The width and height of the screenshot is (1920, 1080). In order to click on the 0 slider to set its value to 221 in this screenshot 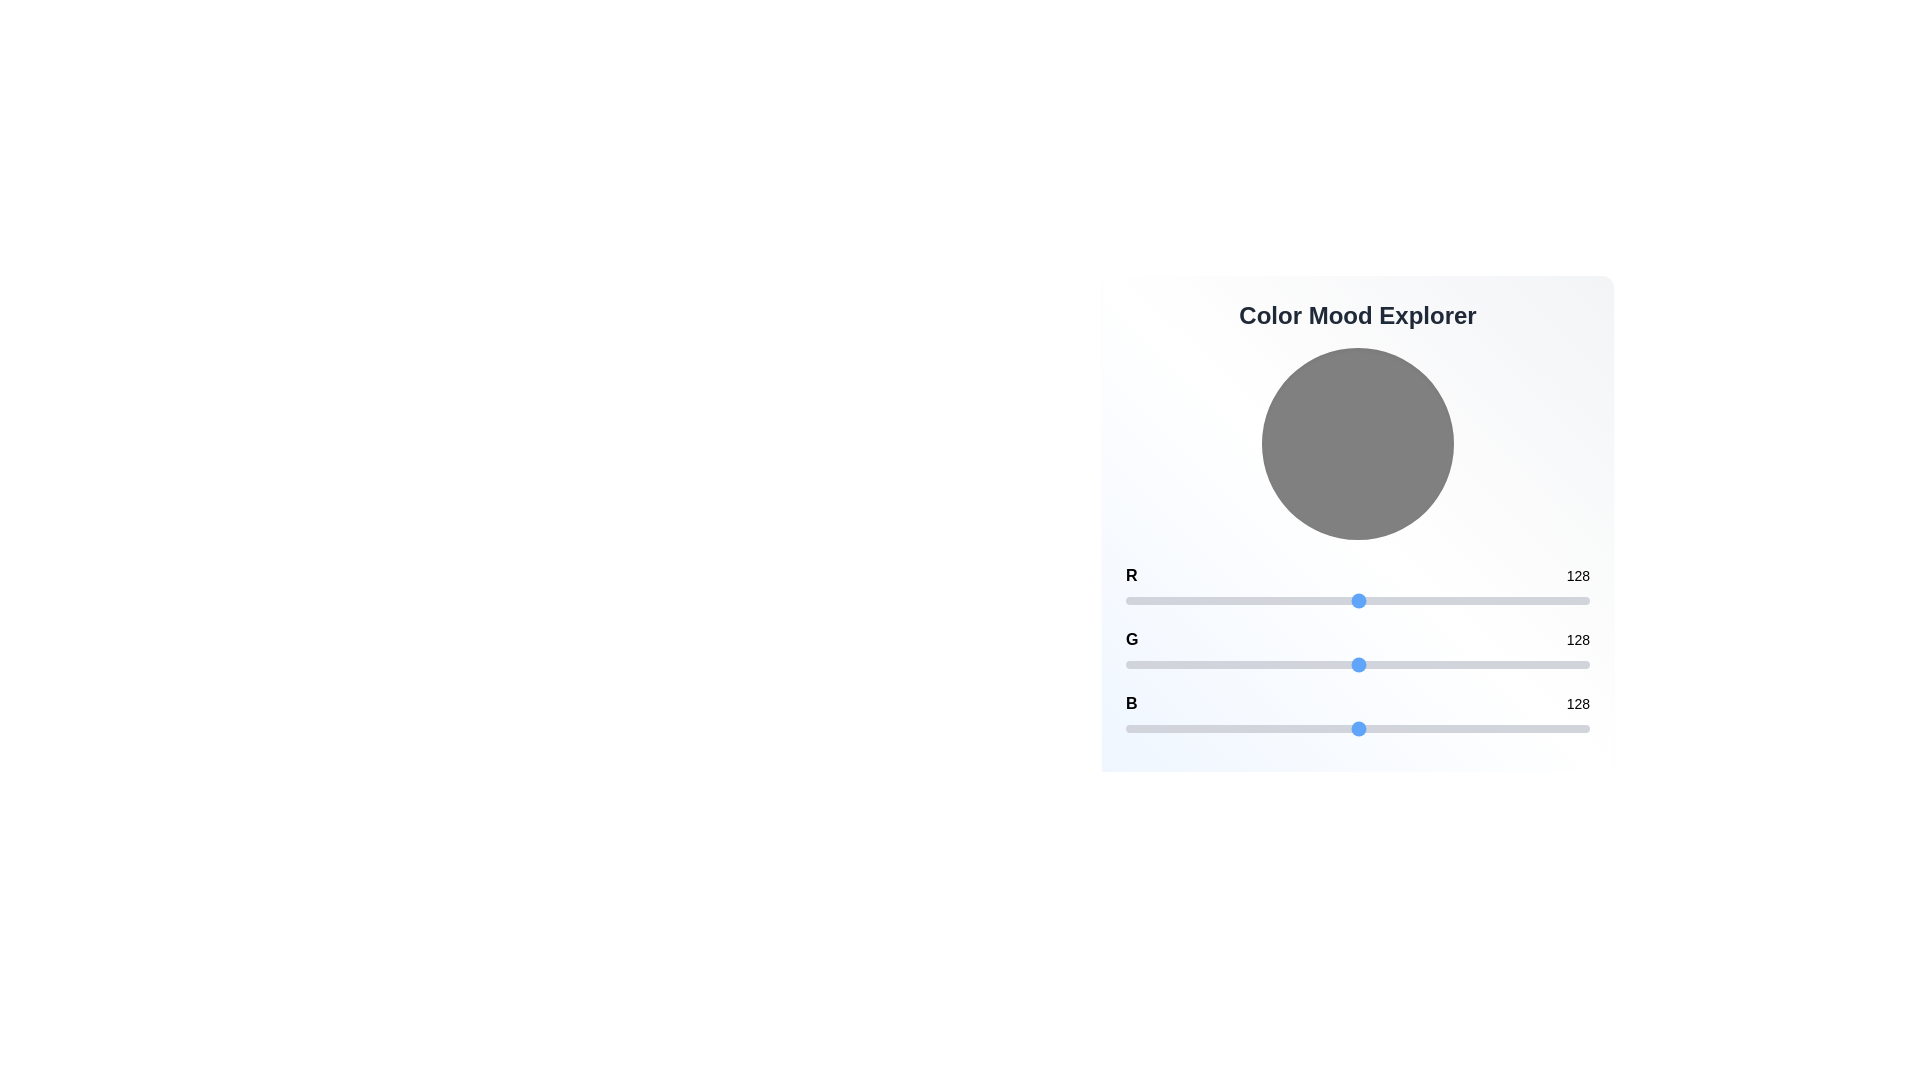, I will do `click(1527, 600)`.